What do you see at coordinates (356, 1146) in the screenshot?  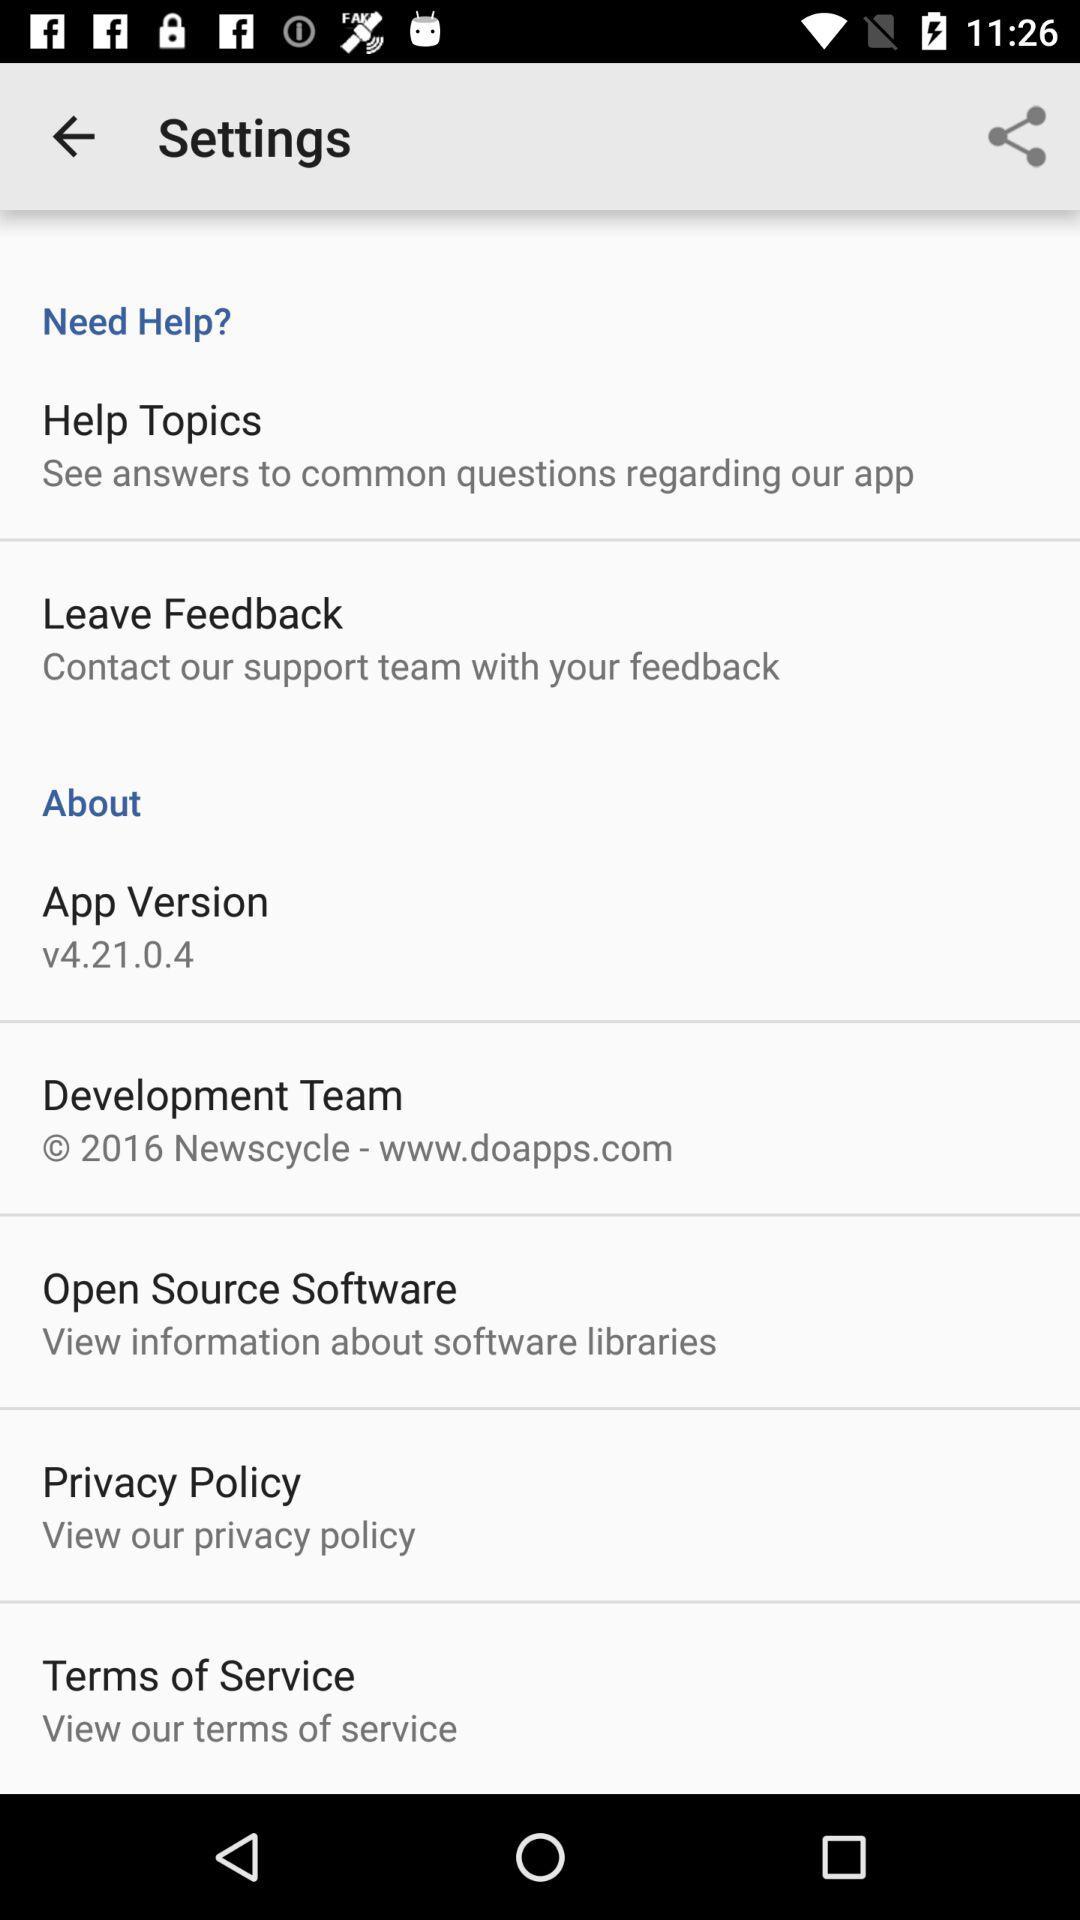 I see `icon above the open source software item` at bounding box center [356, 1146].